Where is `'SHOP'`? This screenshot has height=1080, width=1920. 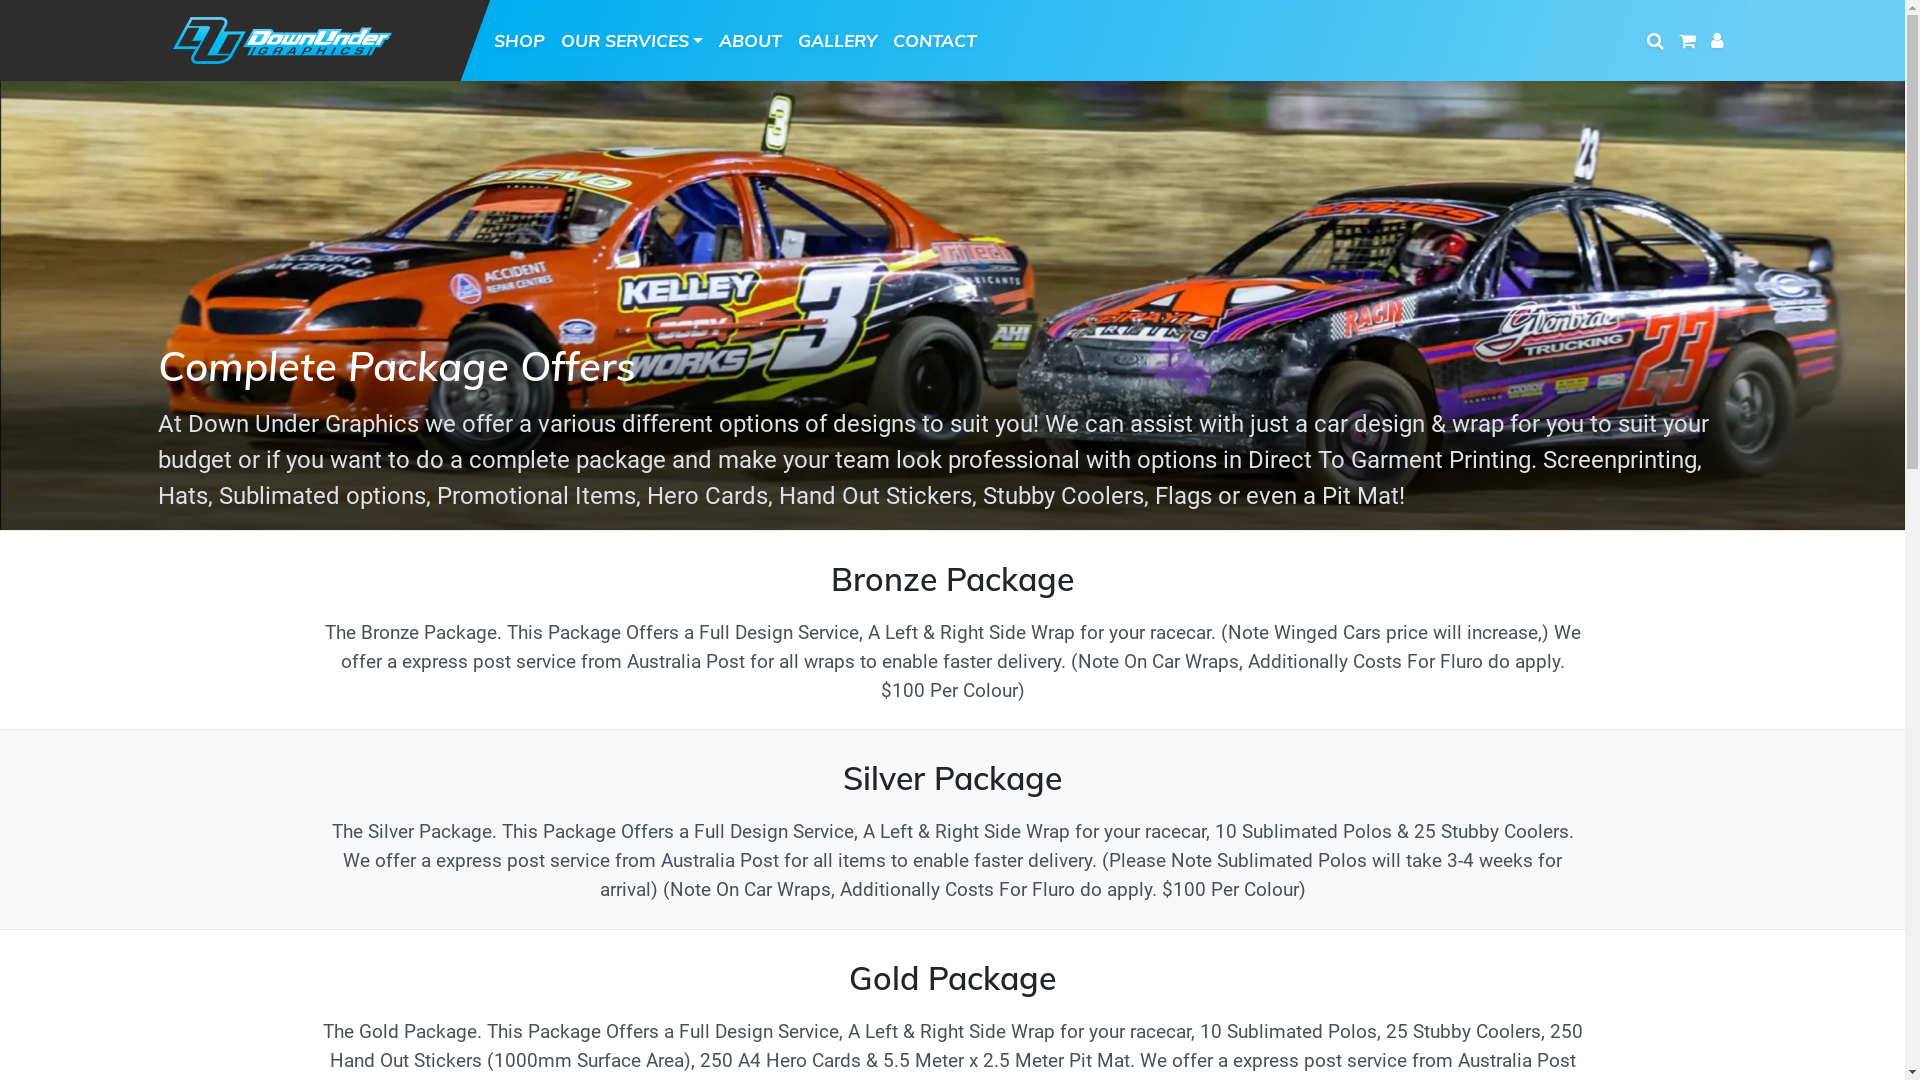 'SHOP' is located at coordinates (519, 39).